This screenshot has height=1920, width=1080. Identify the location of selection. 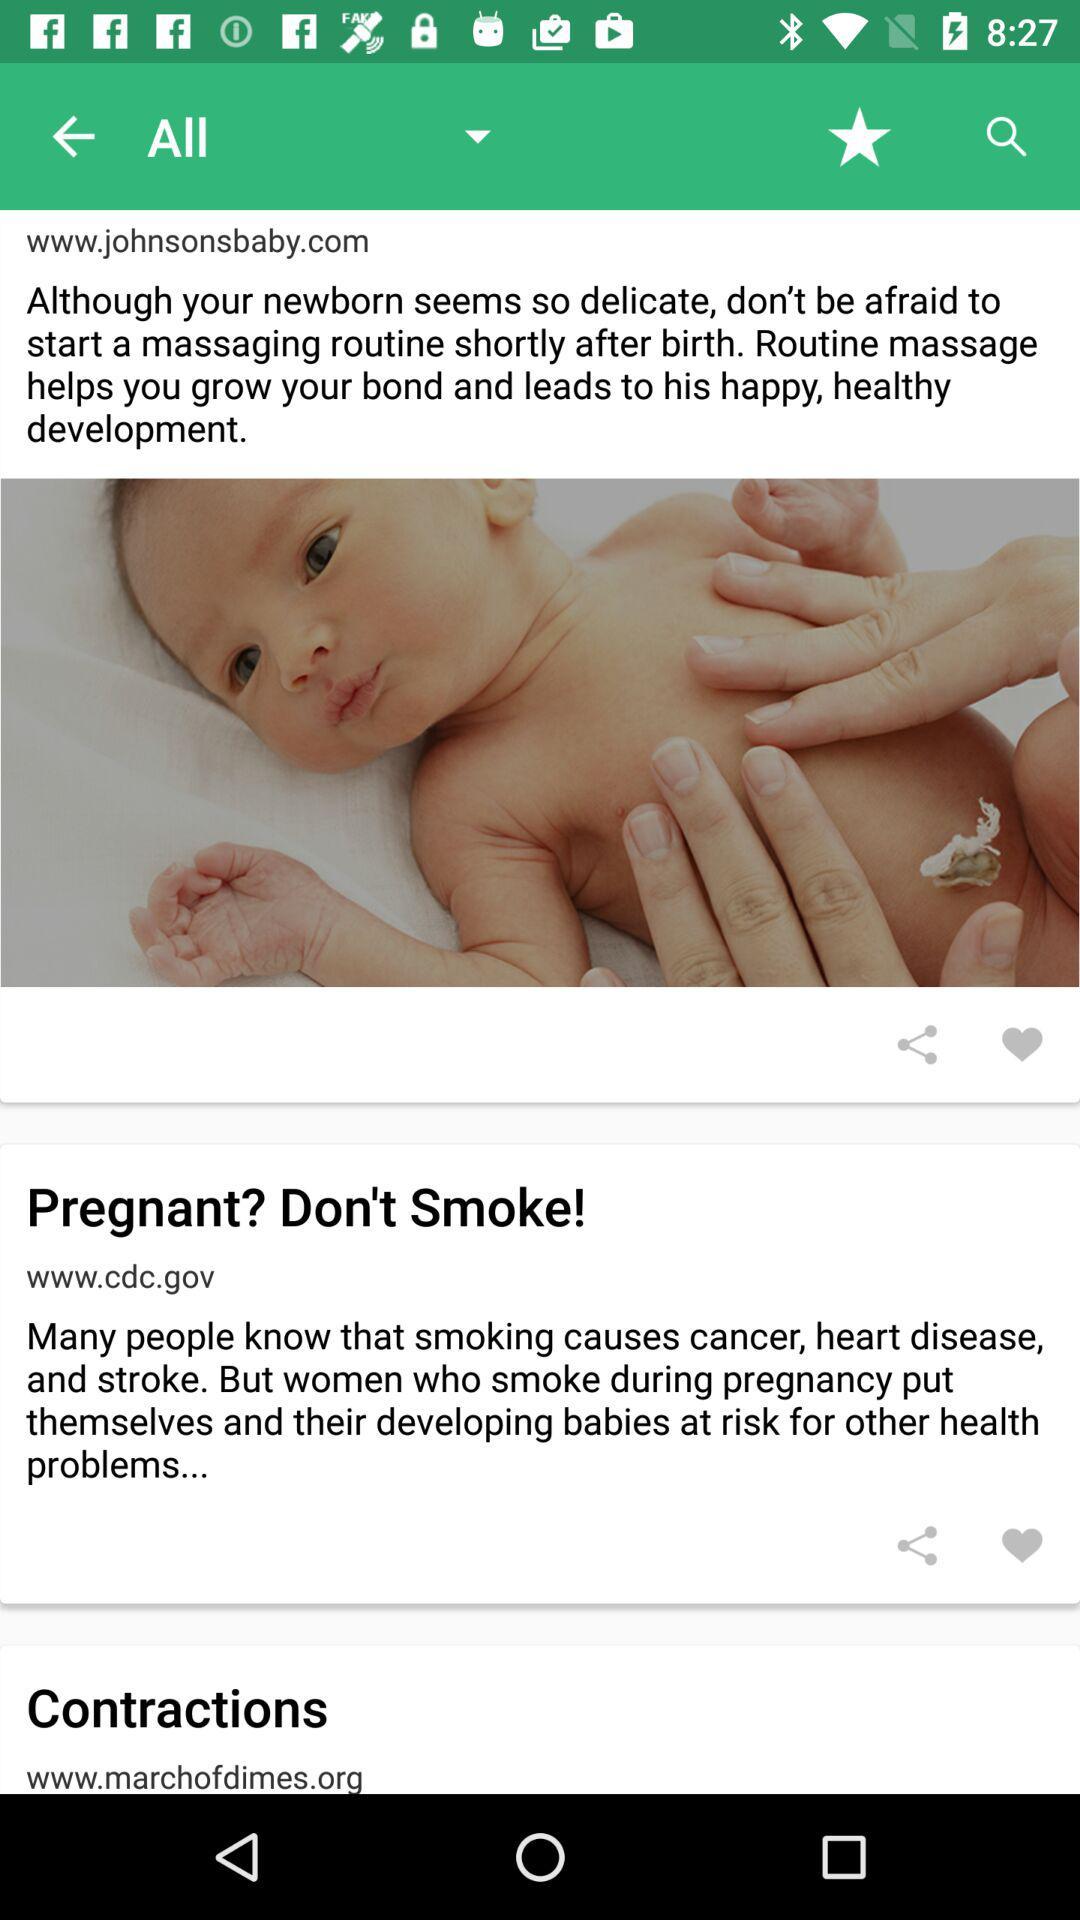
(858, 135).